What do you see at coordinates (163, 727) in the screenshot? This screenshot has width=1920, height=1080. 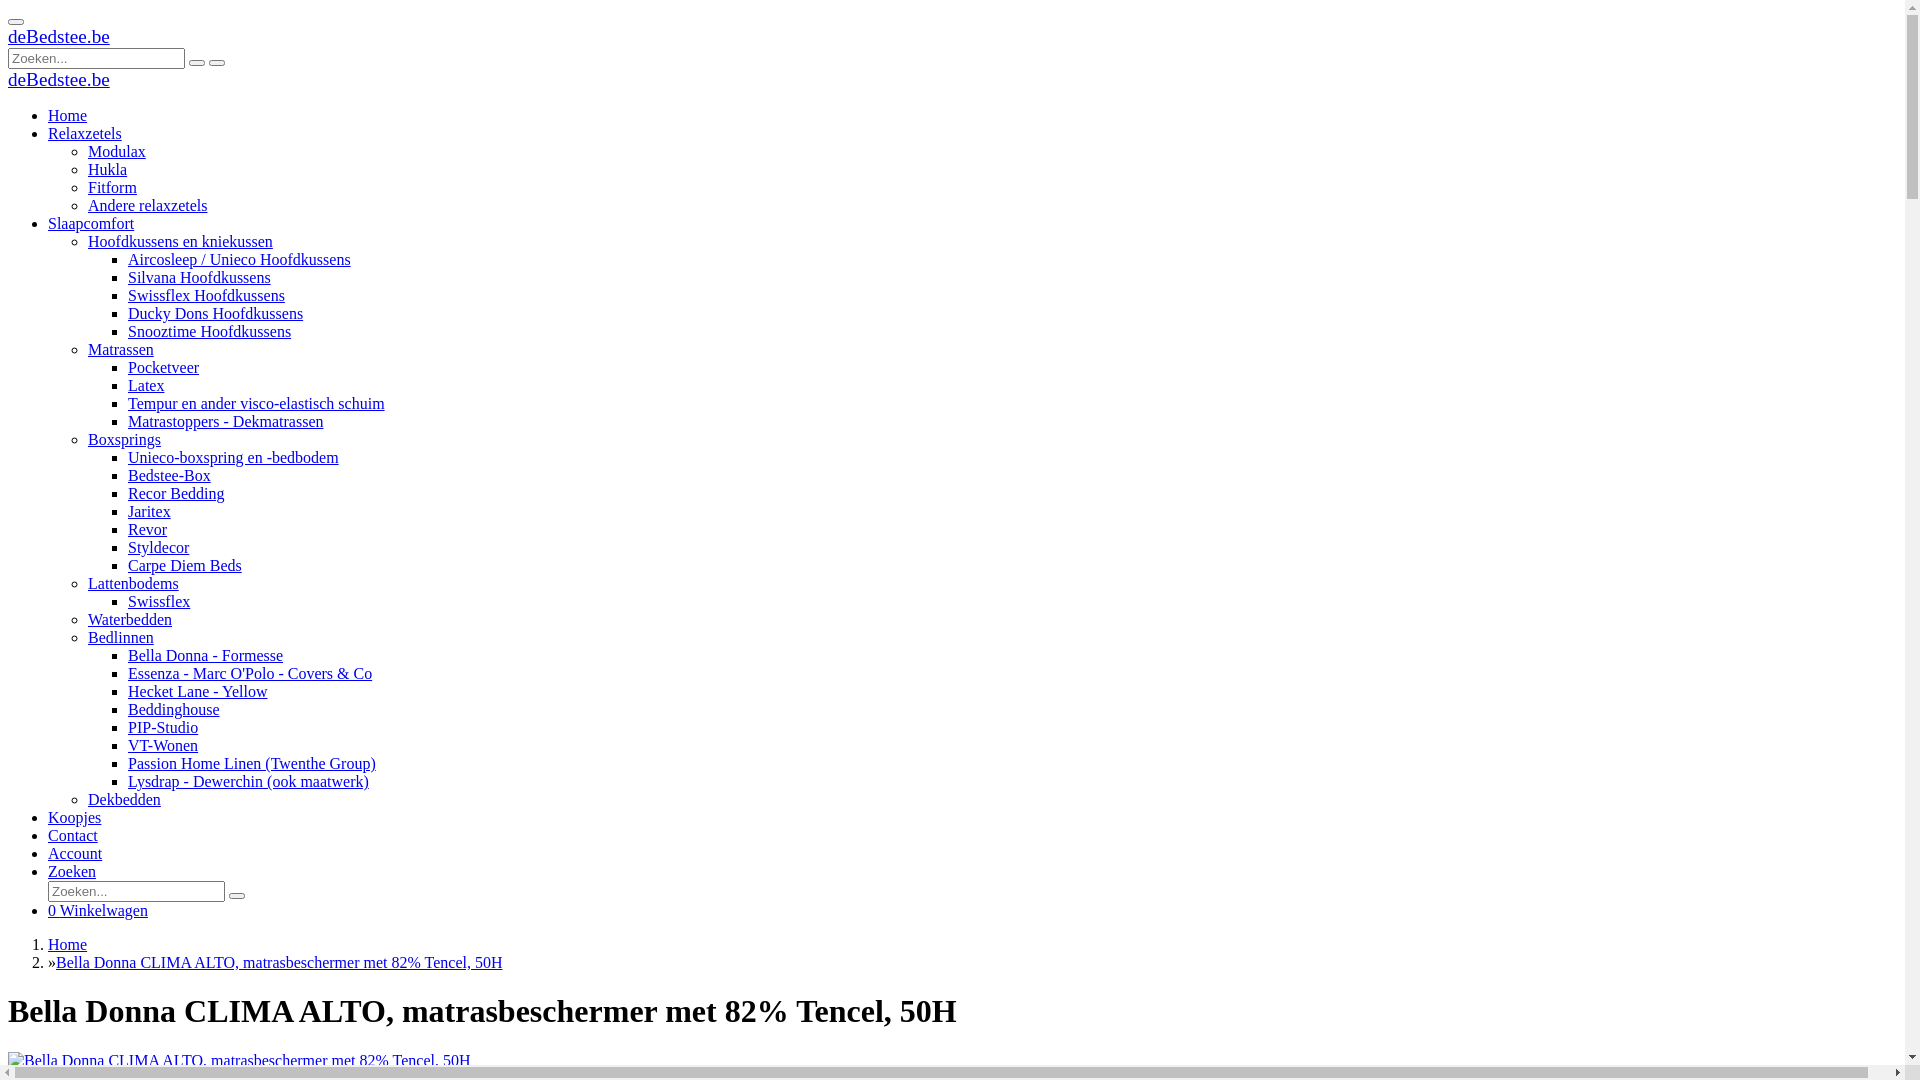 I see `'PIP-Studio'` at bounding box center [163, 727].